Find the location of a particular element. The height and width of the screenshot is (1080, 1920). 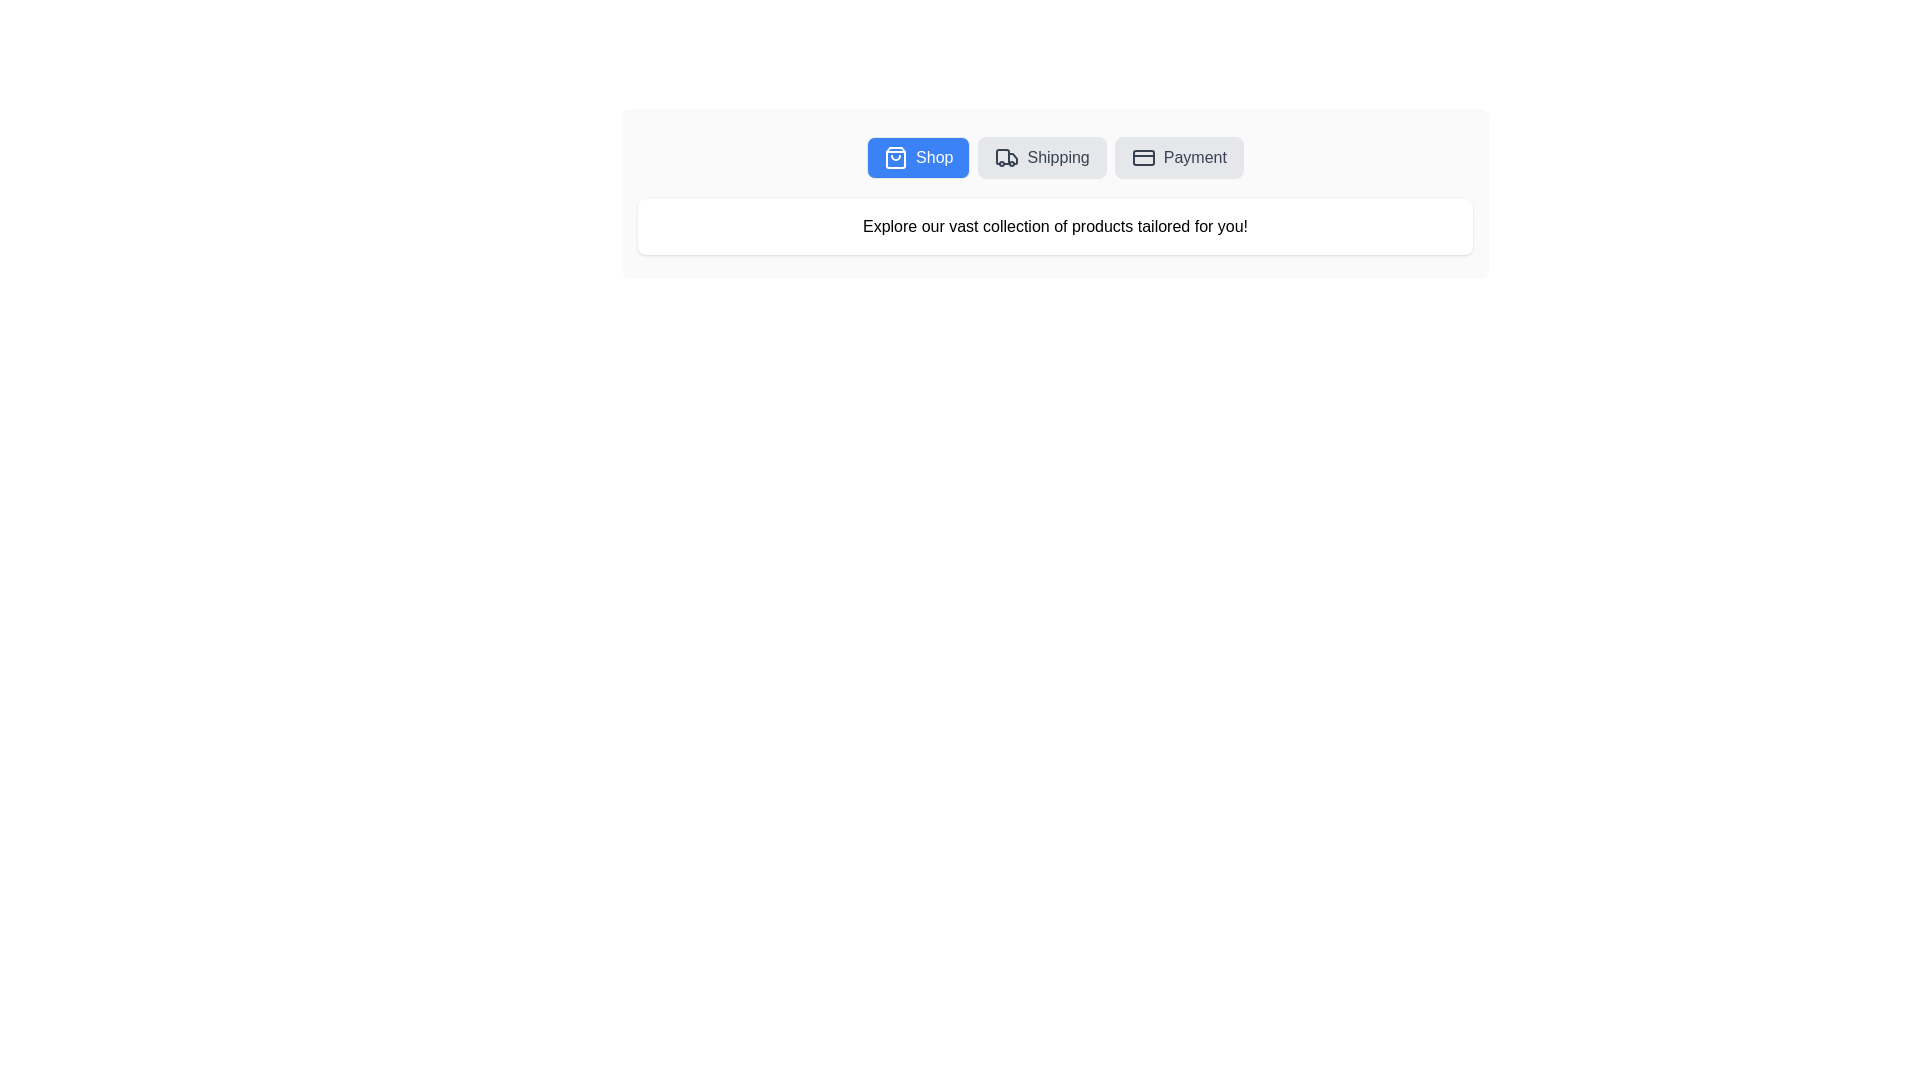

the second button in a horizontal row of three buttons is located at coordinates (1041, 157).